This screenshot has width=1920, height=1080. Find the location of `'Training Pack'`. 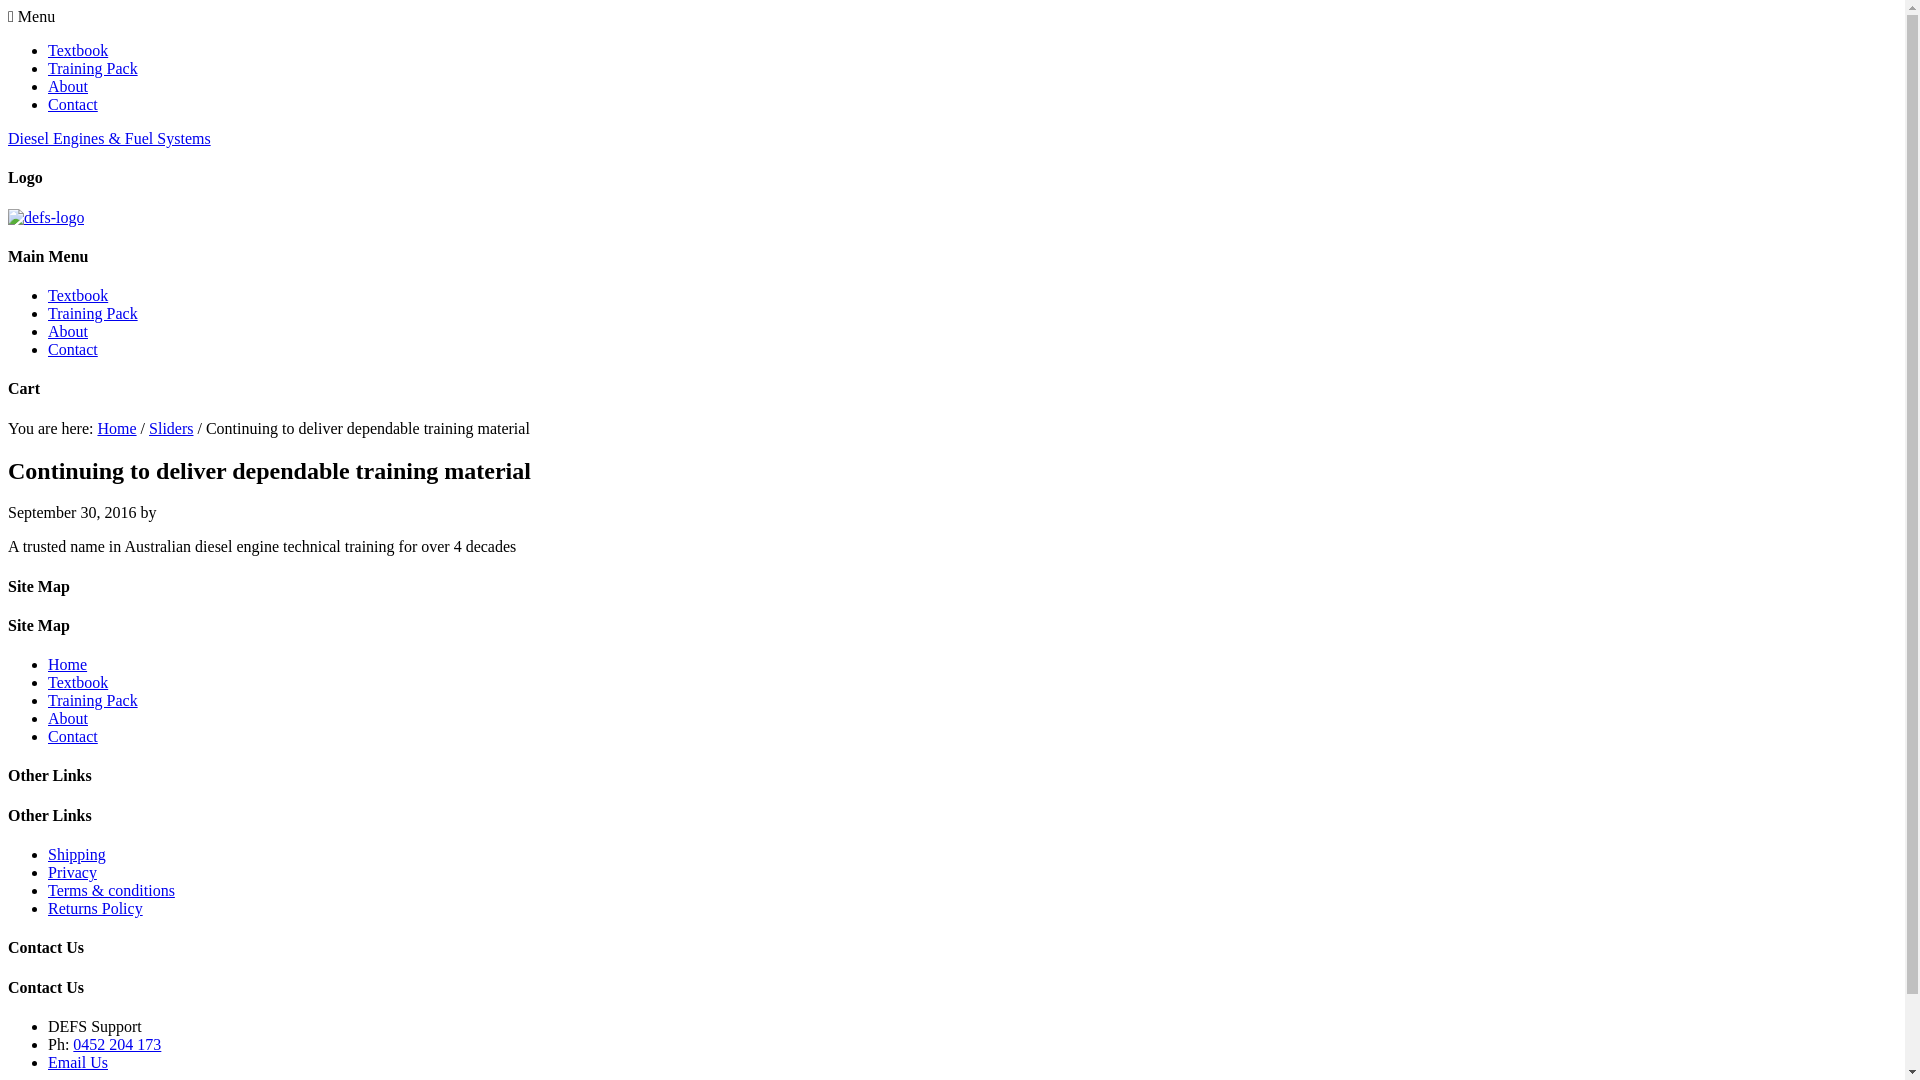

'Training Pack' is located at coordinates (48, 313).